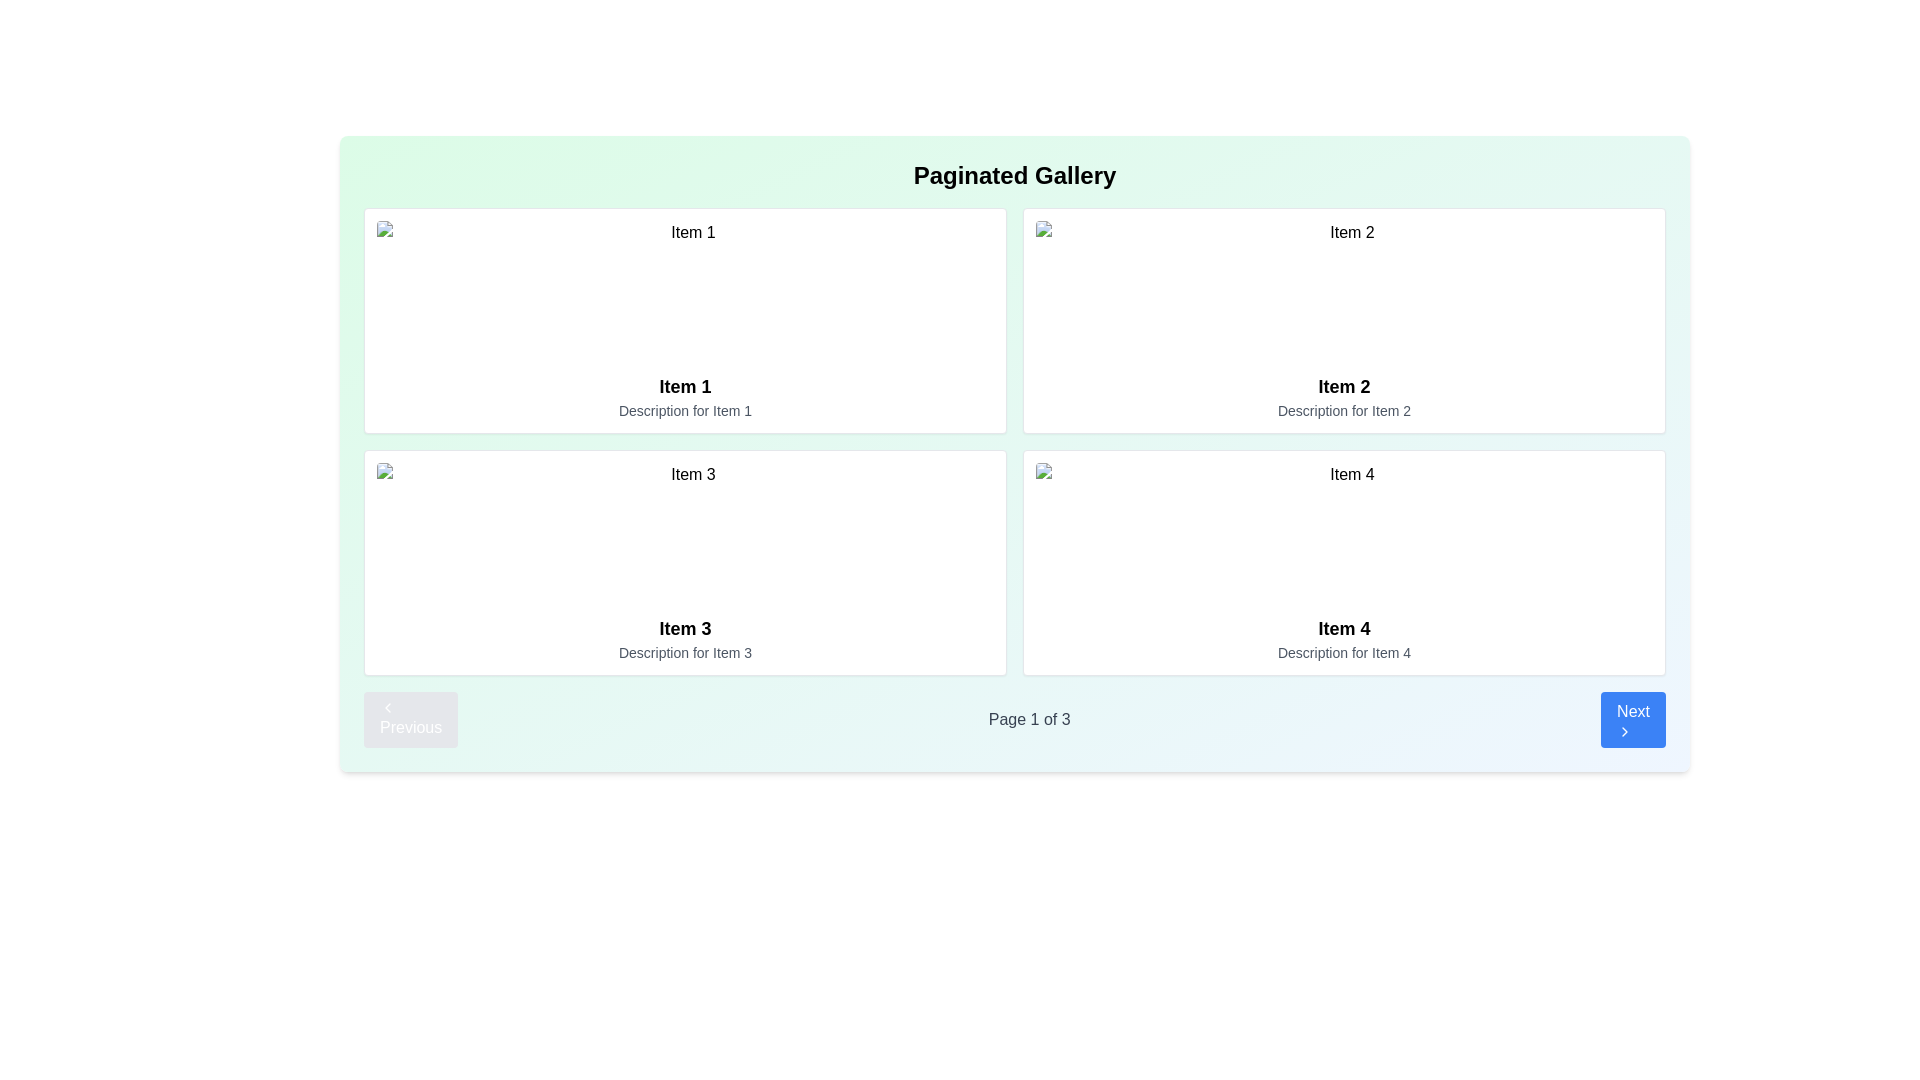  What do you see at coordinates (1344, 410) in the screenshot?
I see `descriptive text label located below the title 'Item 2' in the item card for 'Item 2', which is situated in the top right corner of the grid layout` at bounding box center [1344, 410].